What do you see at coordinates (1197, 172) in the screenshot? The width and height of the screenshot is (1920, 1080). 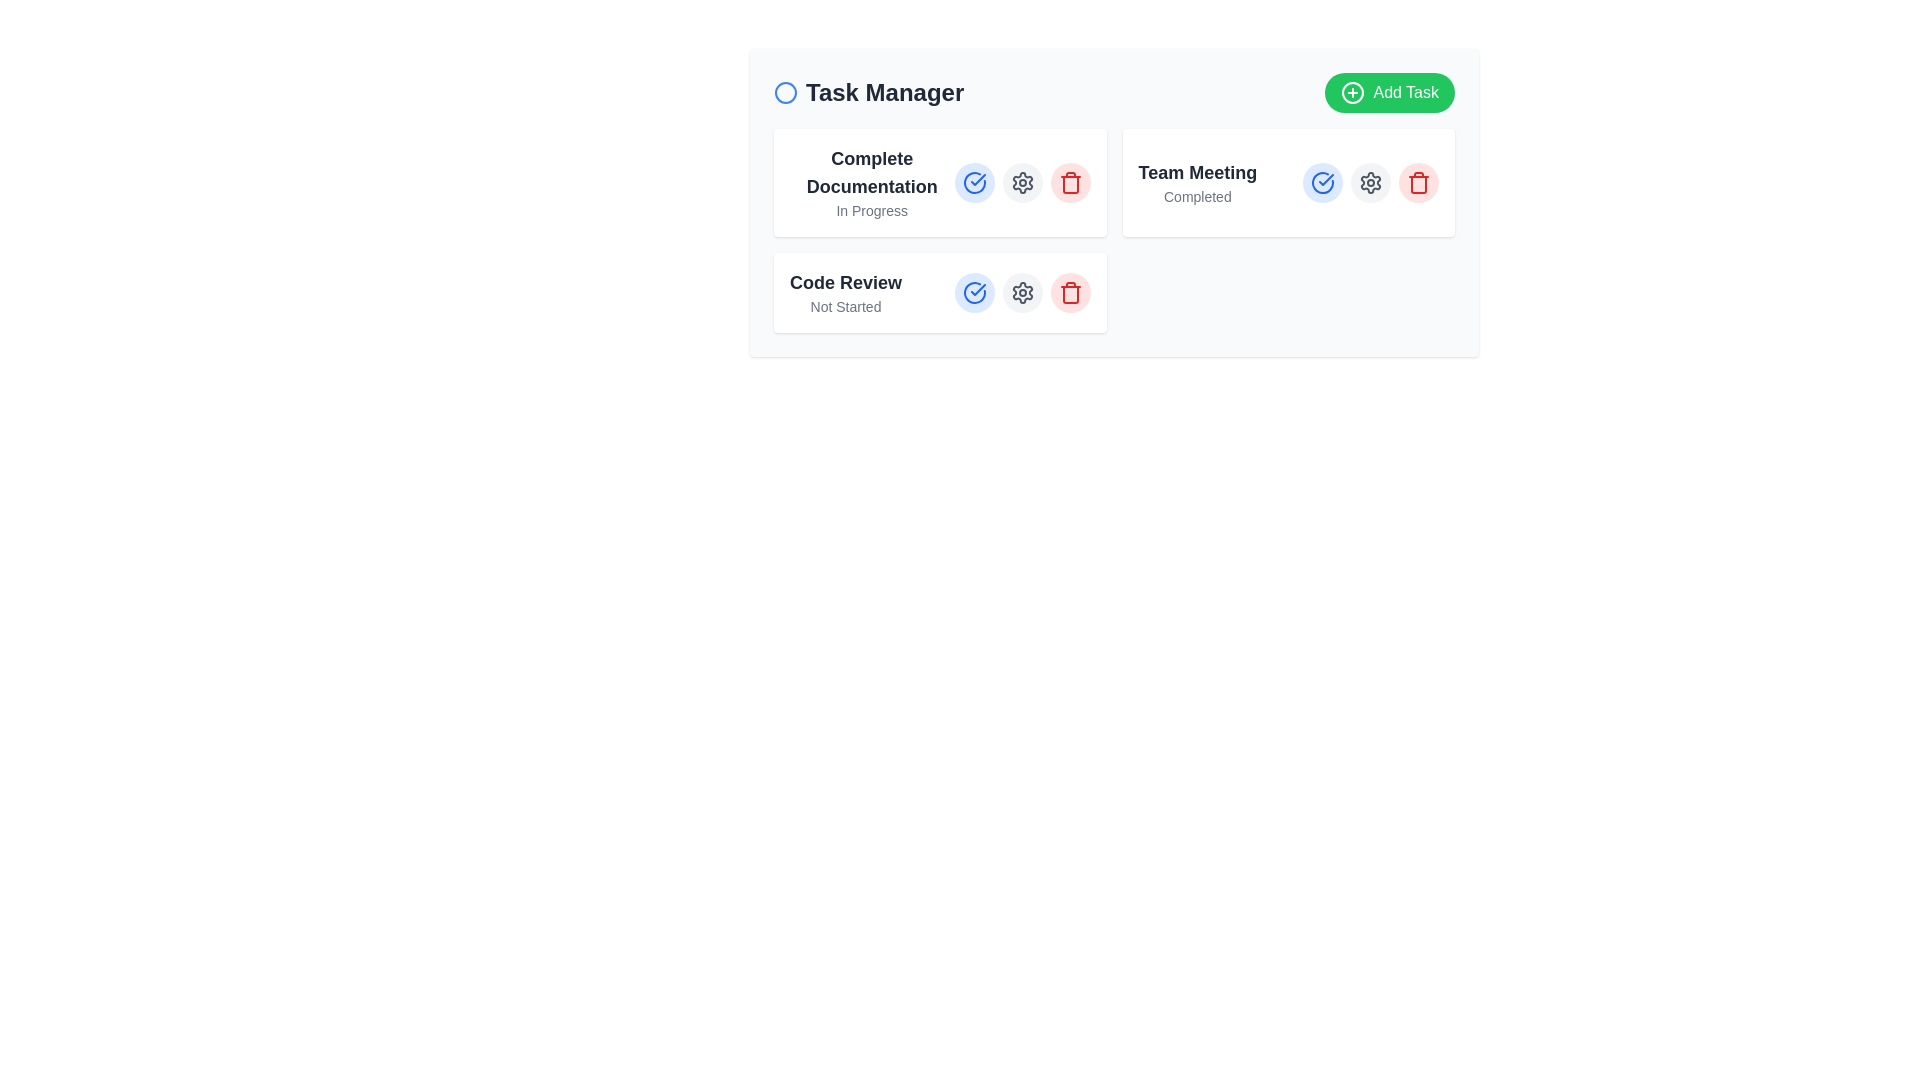 I see `the text label containing the bold text 'Team Meeting'` at bounding box center [1197, 172].